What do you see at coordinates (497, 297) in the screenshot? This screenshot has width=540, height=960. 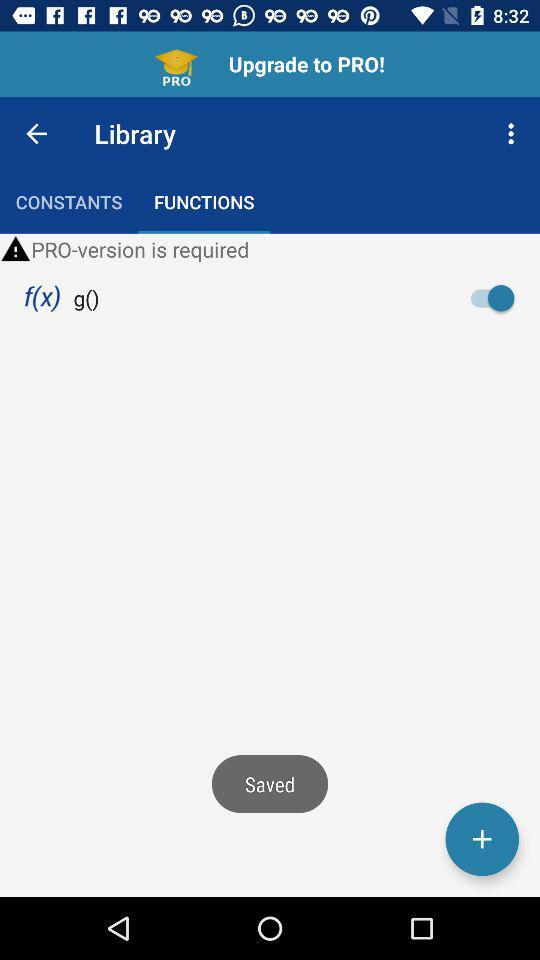 I see `item to the right of g() icon` at bounding box center [497, 297].